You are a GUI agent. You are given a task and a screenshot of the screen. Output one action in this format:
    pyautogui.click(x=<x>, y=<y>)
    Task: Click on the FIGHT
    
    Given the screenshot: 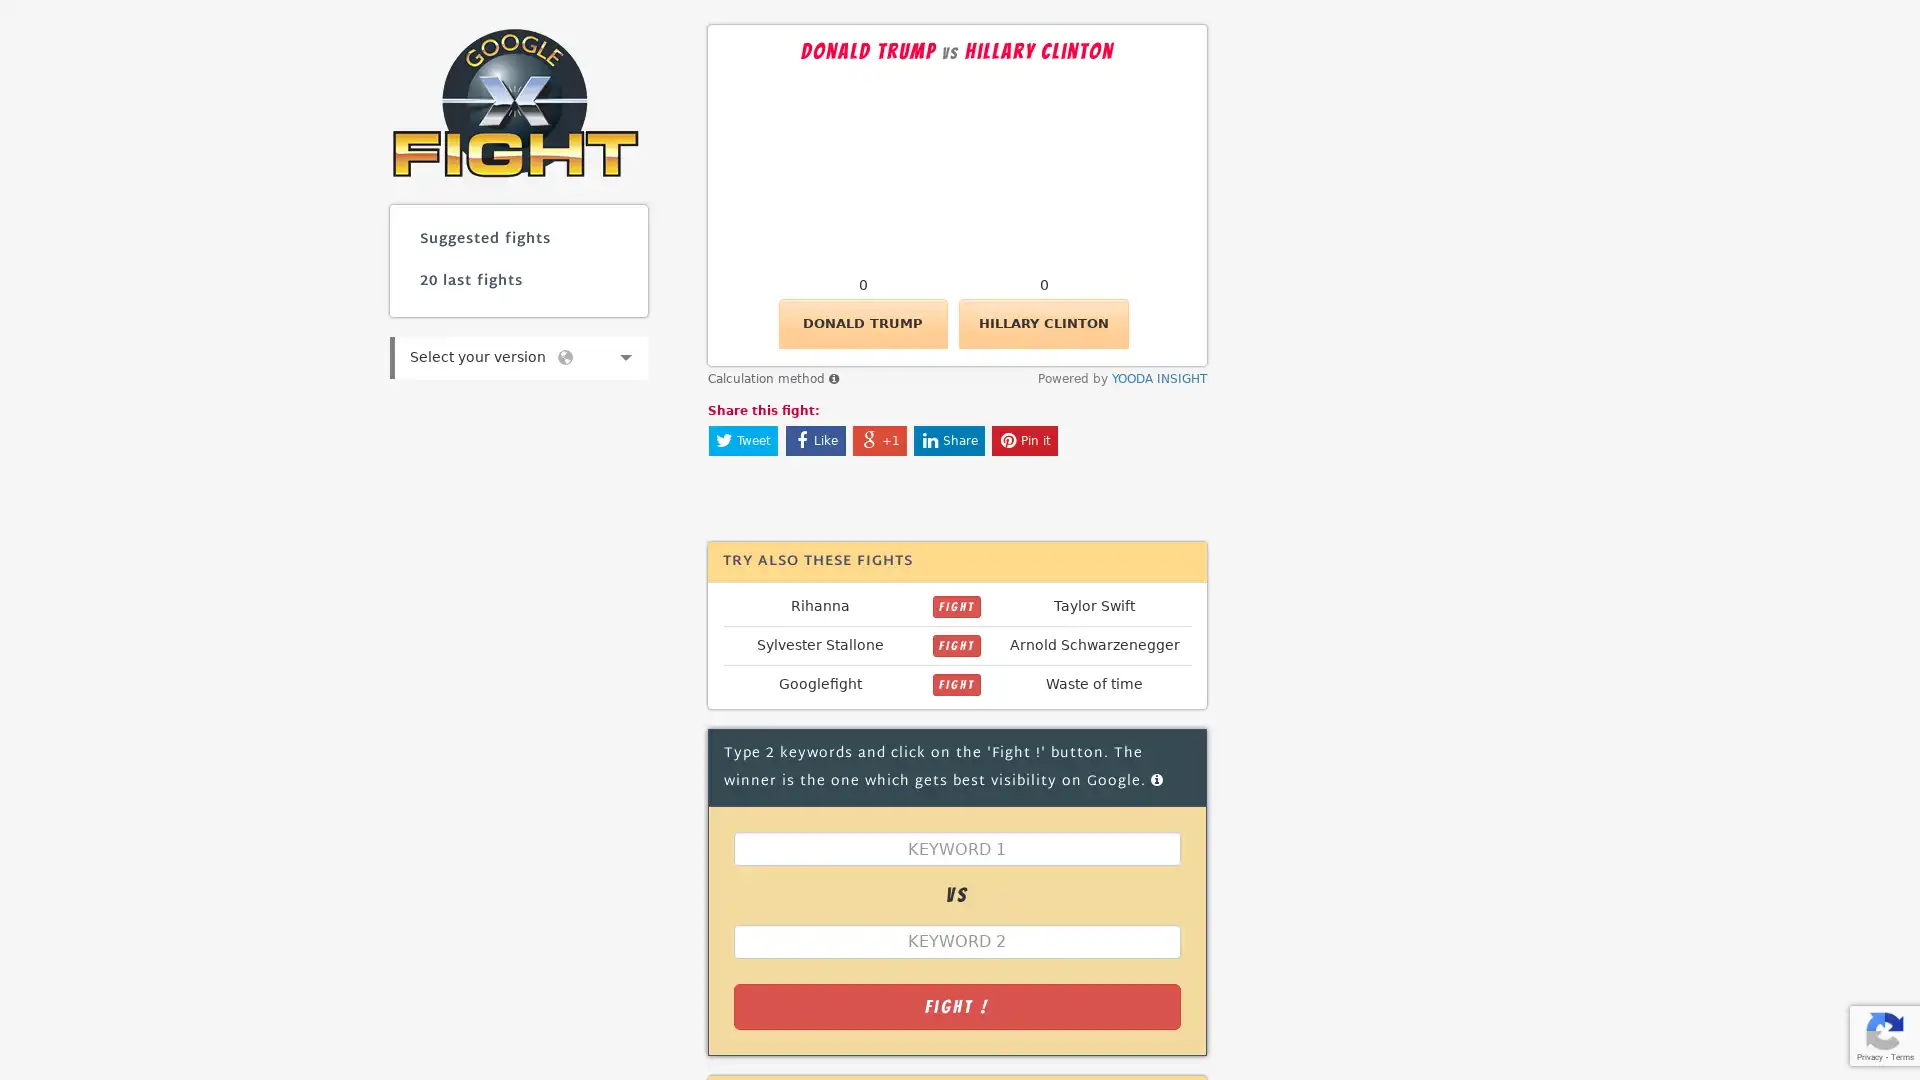 What is the action you would take?
    pyautogui.click(x=955, y=605)
    